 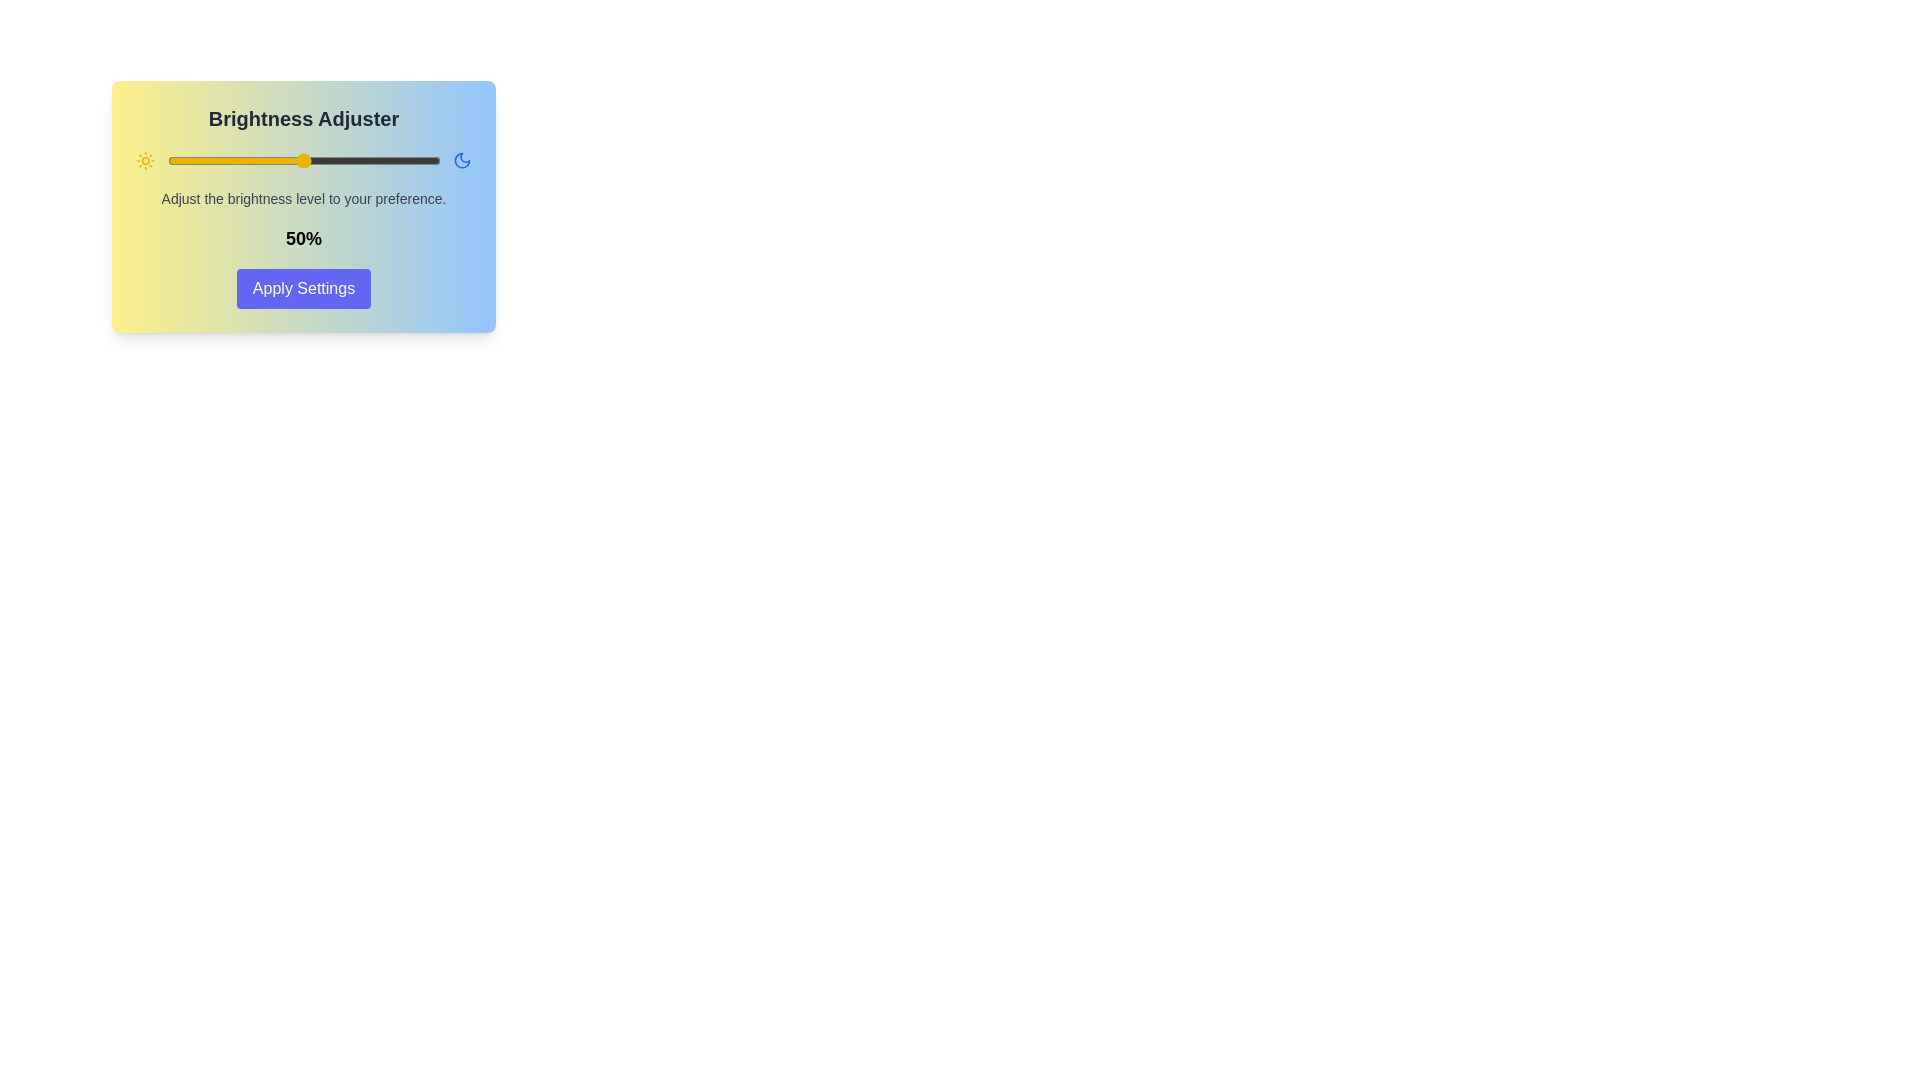 What do you see at coordinates (222, 160) in the screenshot?
I see `the brightness slider to 20%` at bounding box center [222, 160].